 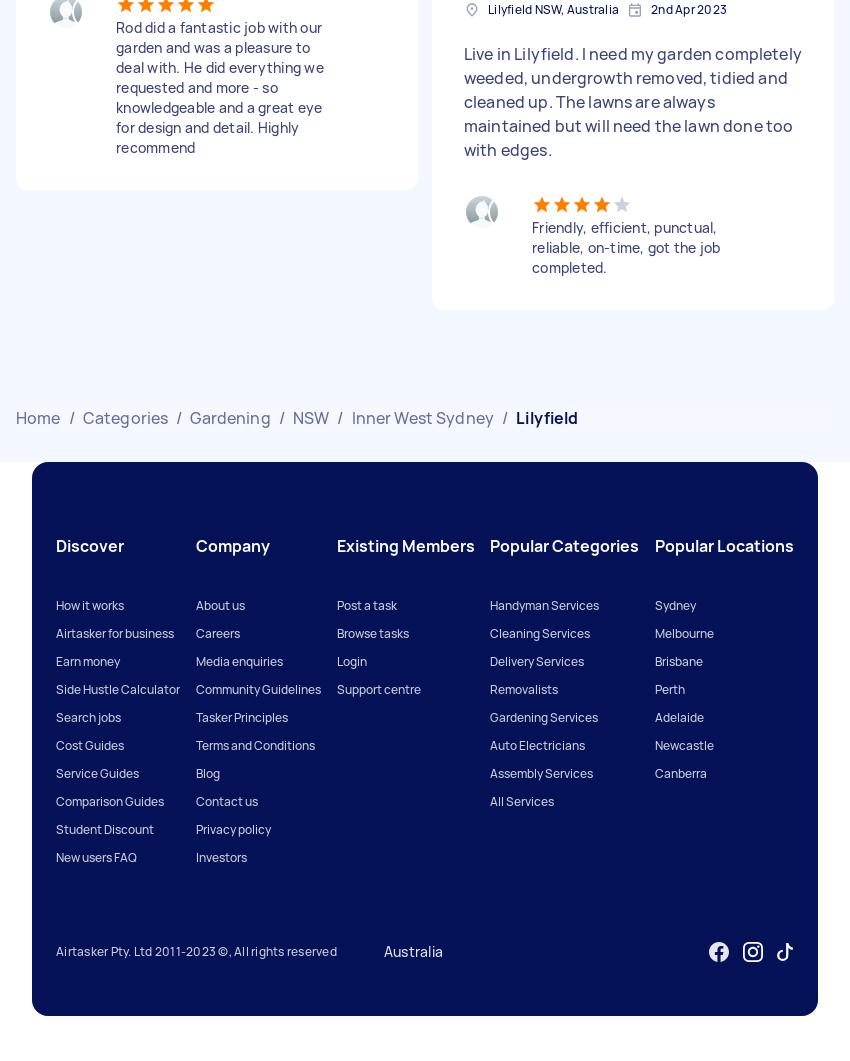 What do you see at coordinates (655, 687) in the screenshot?
I see `'Perth'` at bounding box center [655, 687].